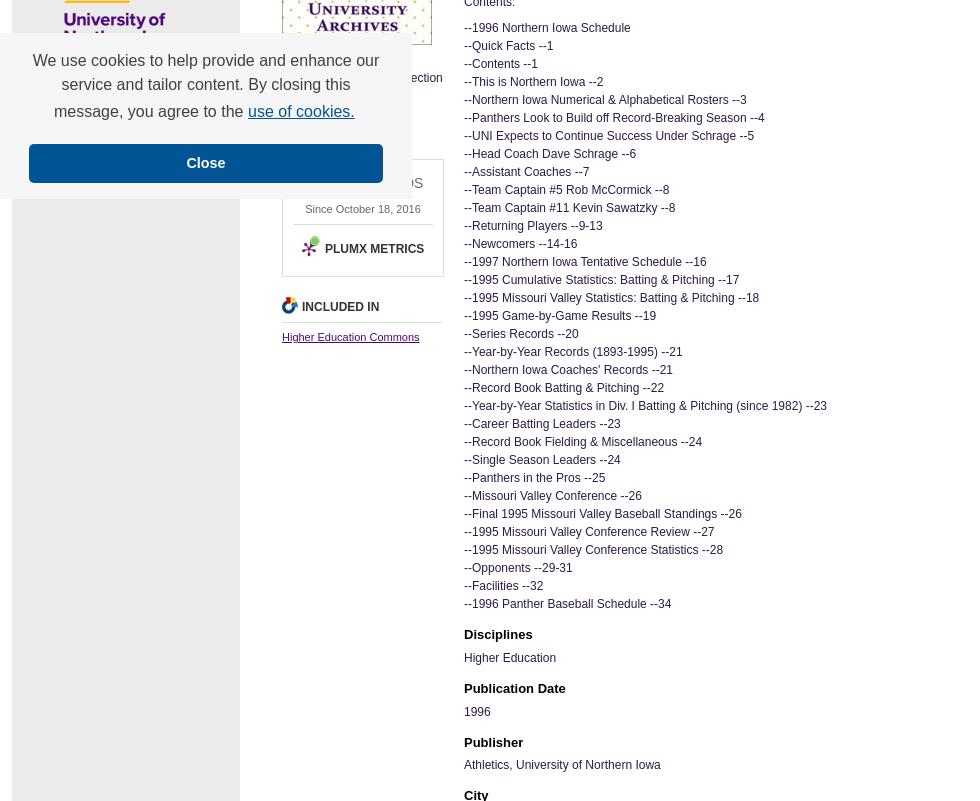  I want to click on 'UNI ScholarWorks', so click(24, 112).